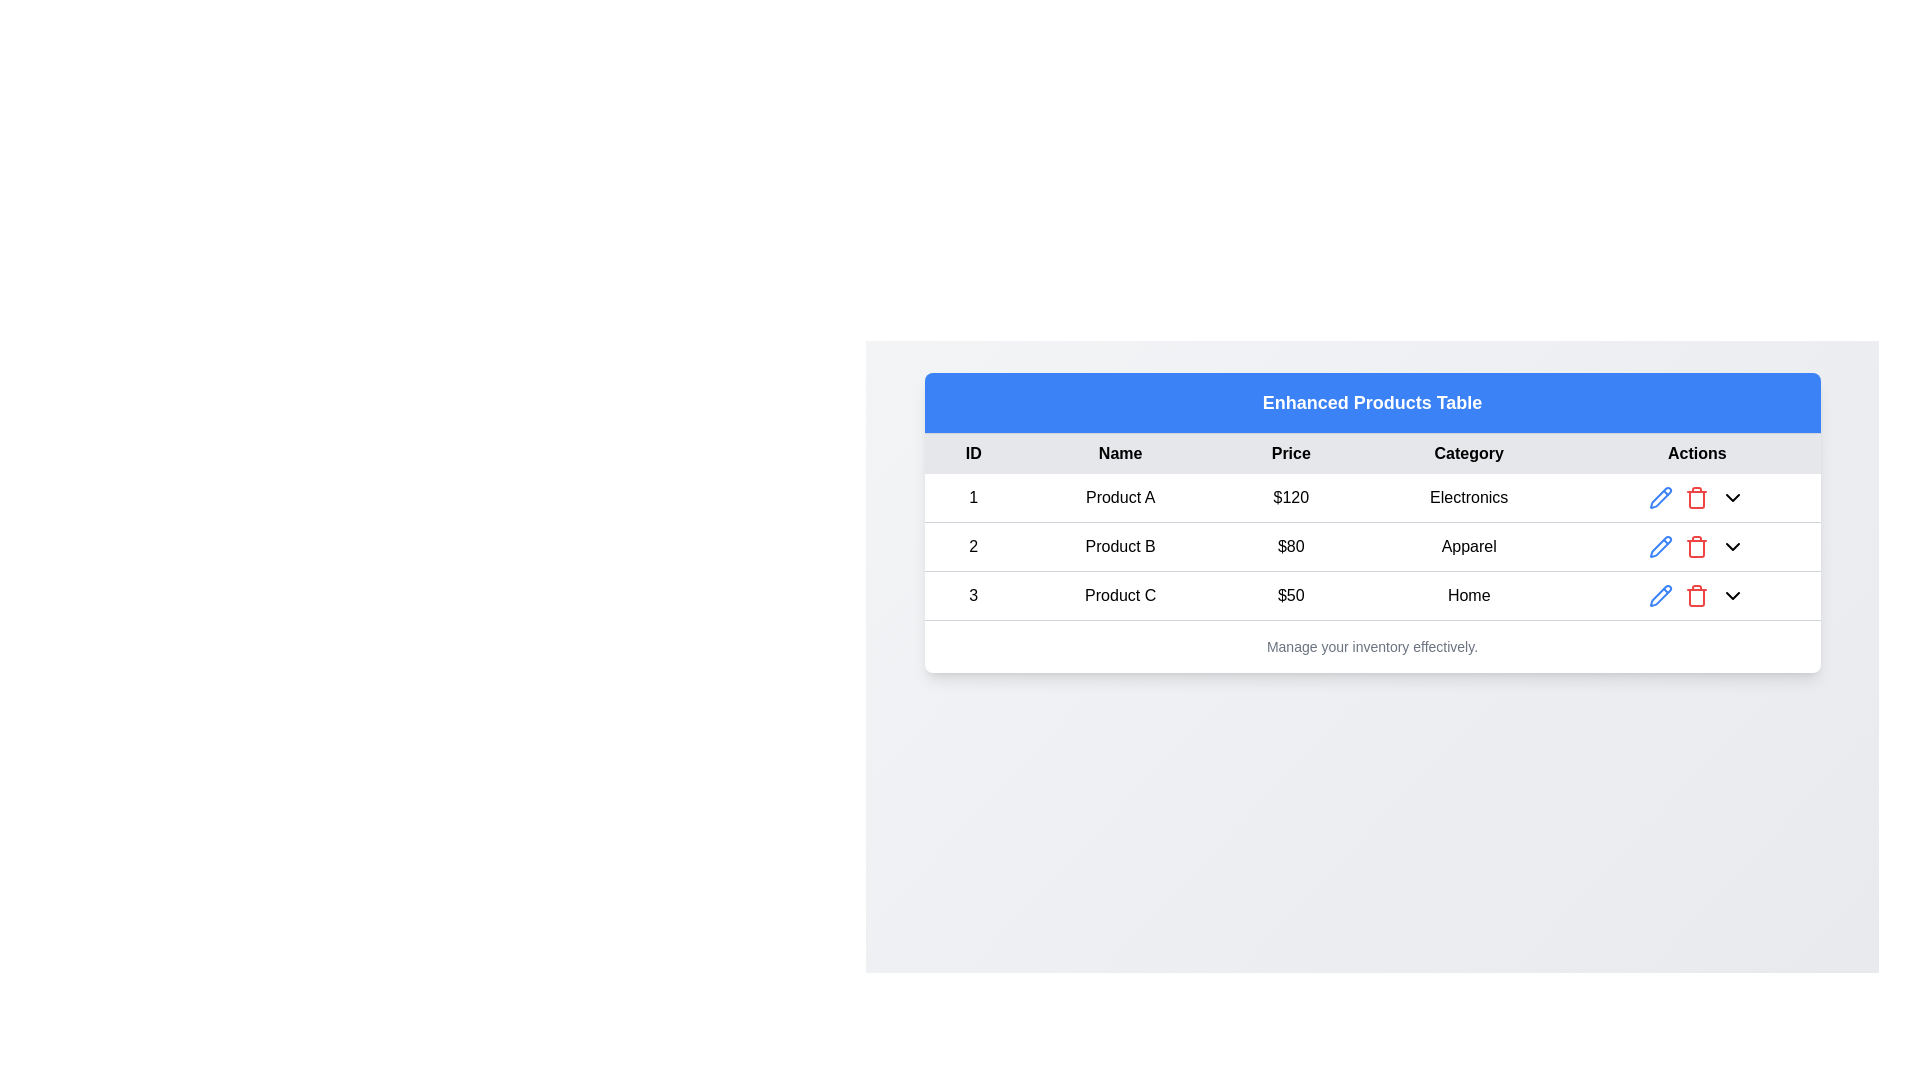 The height and width of the screenshot is (1080, 1920). Describe the element at coordinates (1696, 496) in the screenshot. I see `the delete icon button, which is the second icon from the left in the 'Actions' column of the first row of the table` at that location.